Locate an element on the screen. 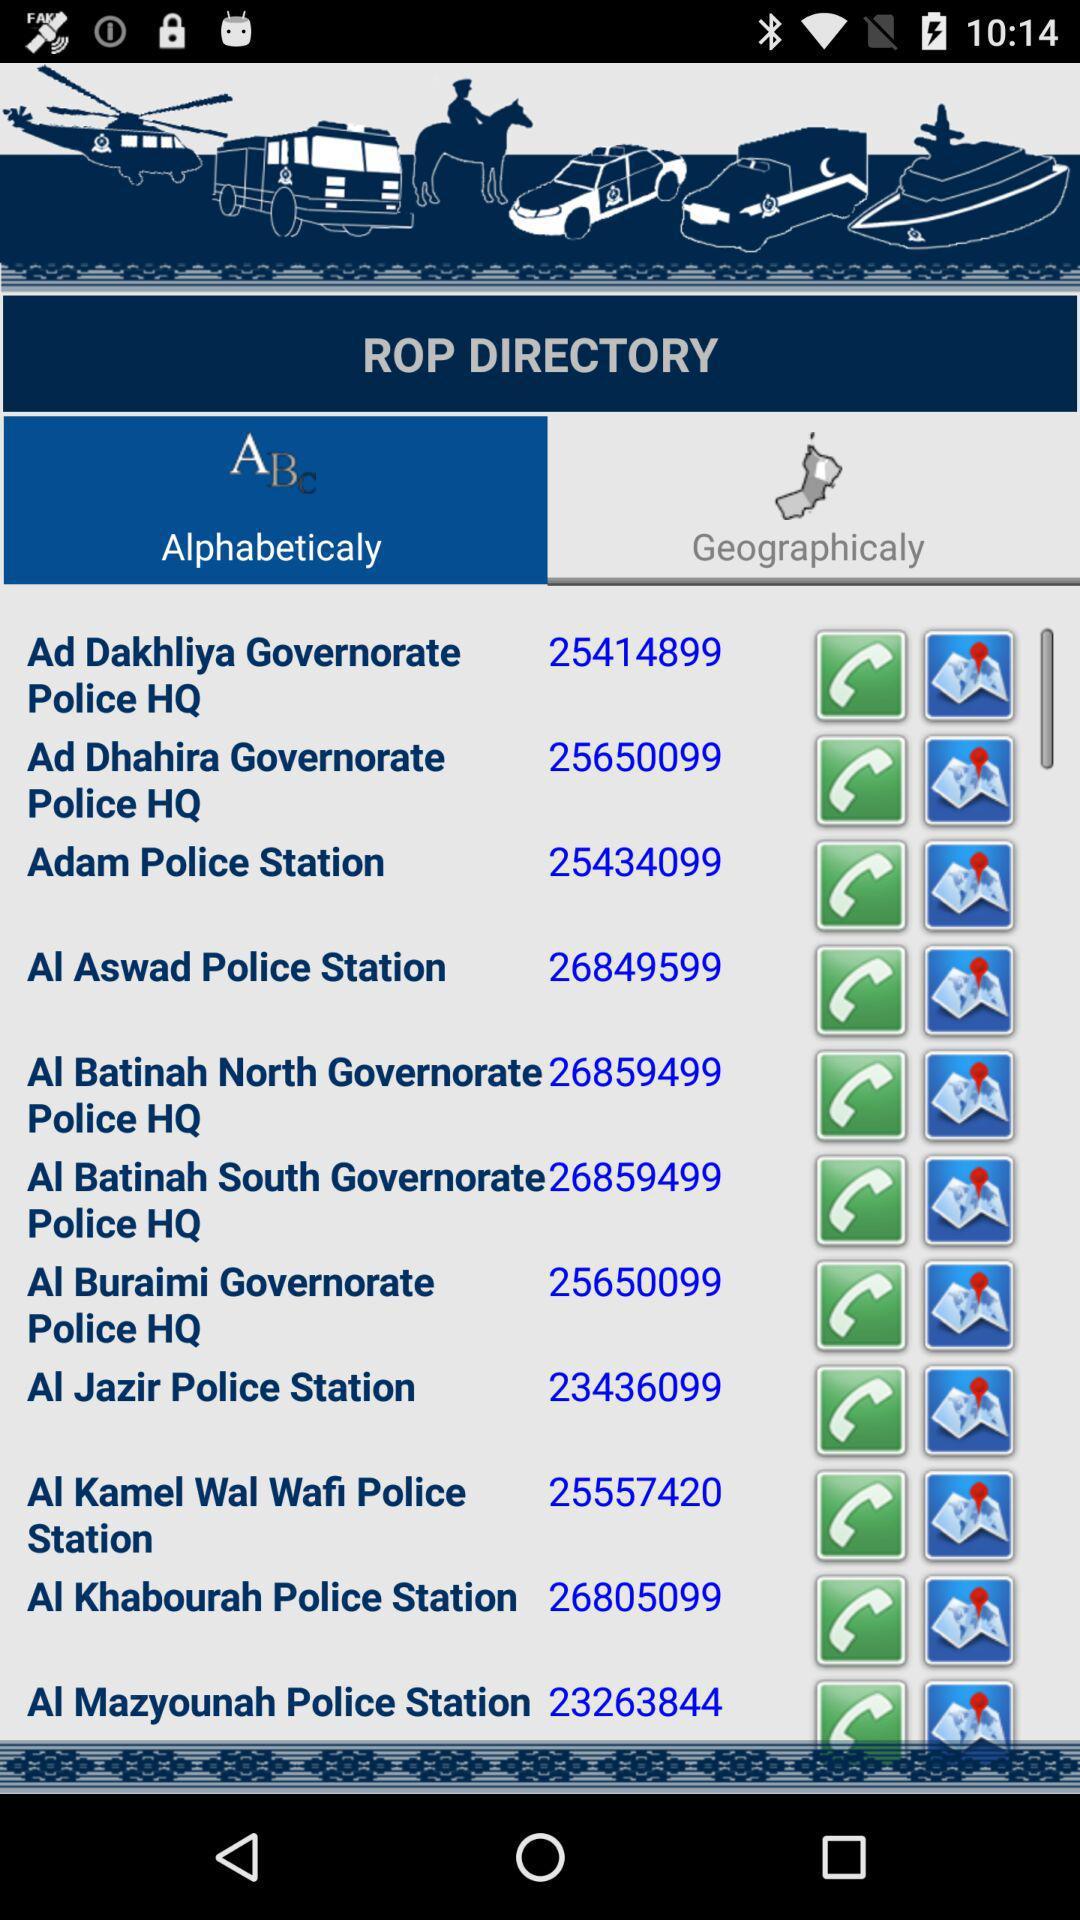 This screenshot has height=1920, width=1080. the call icon is located at coordinates (859, 1397).